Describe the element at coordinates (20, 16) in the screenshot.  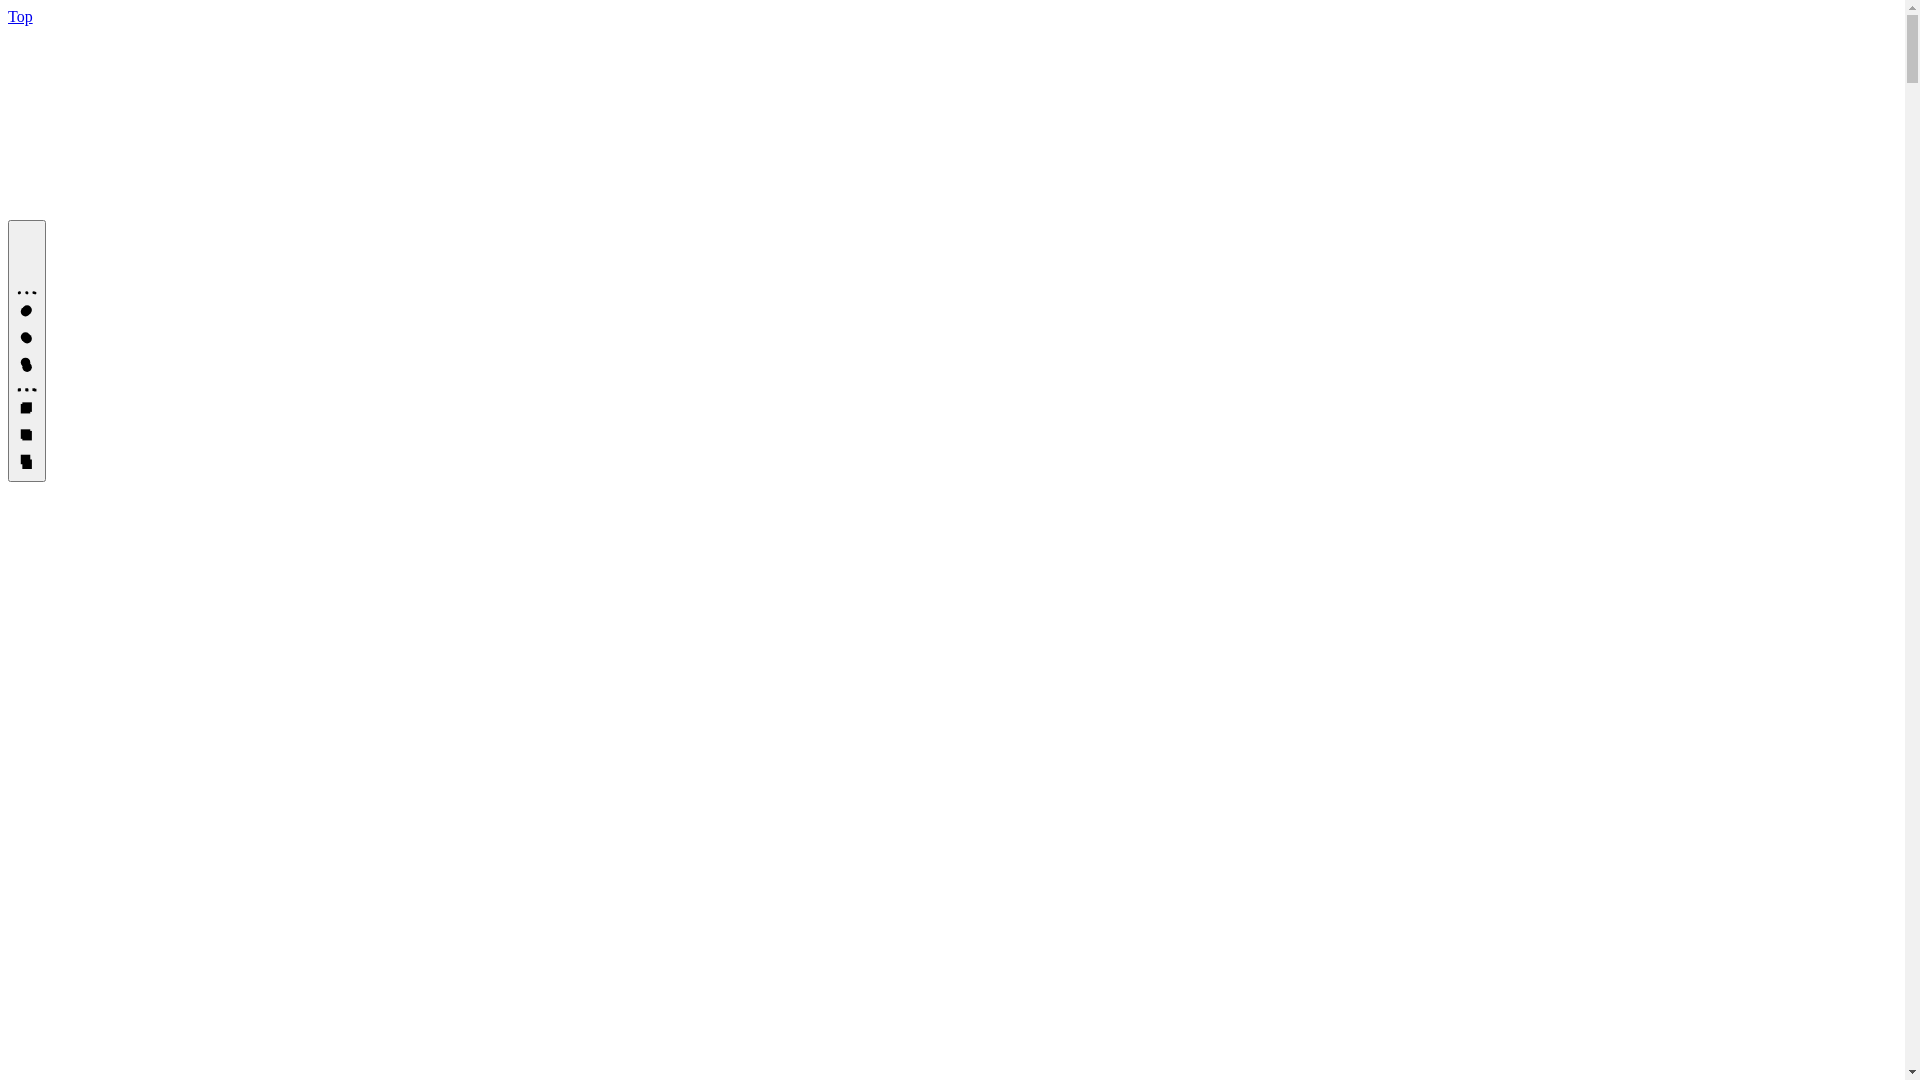
I see `'Top'` at that location.